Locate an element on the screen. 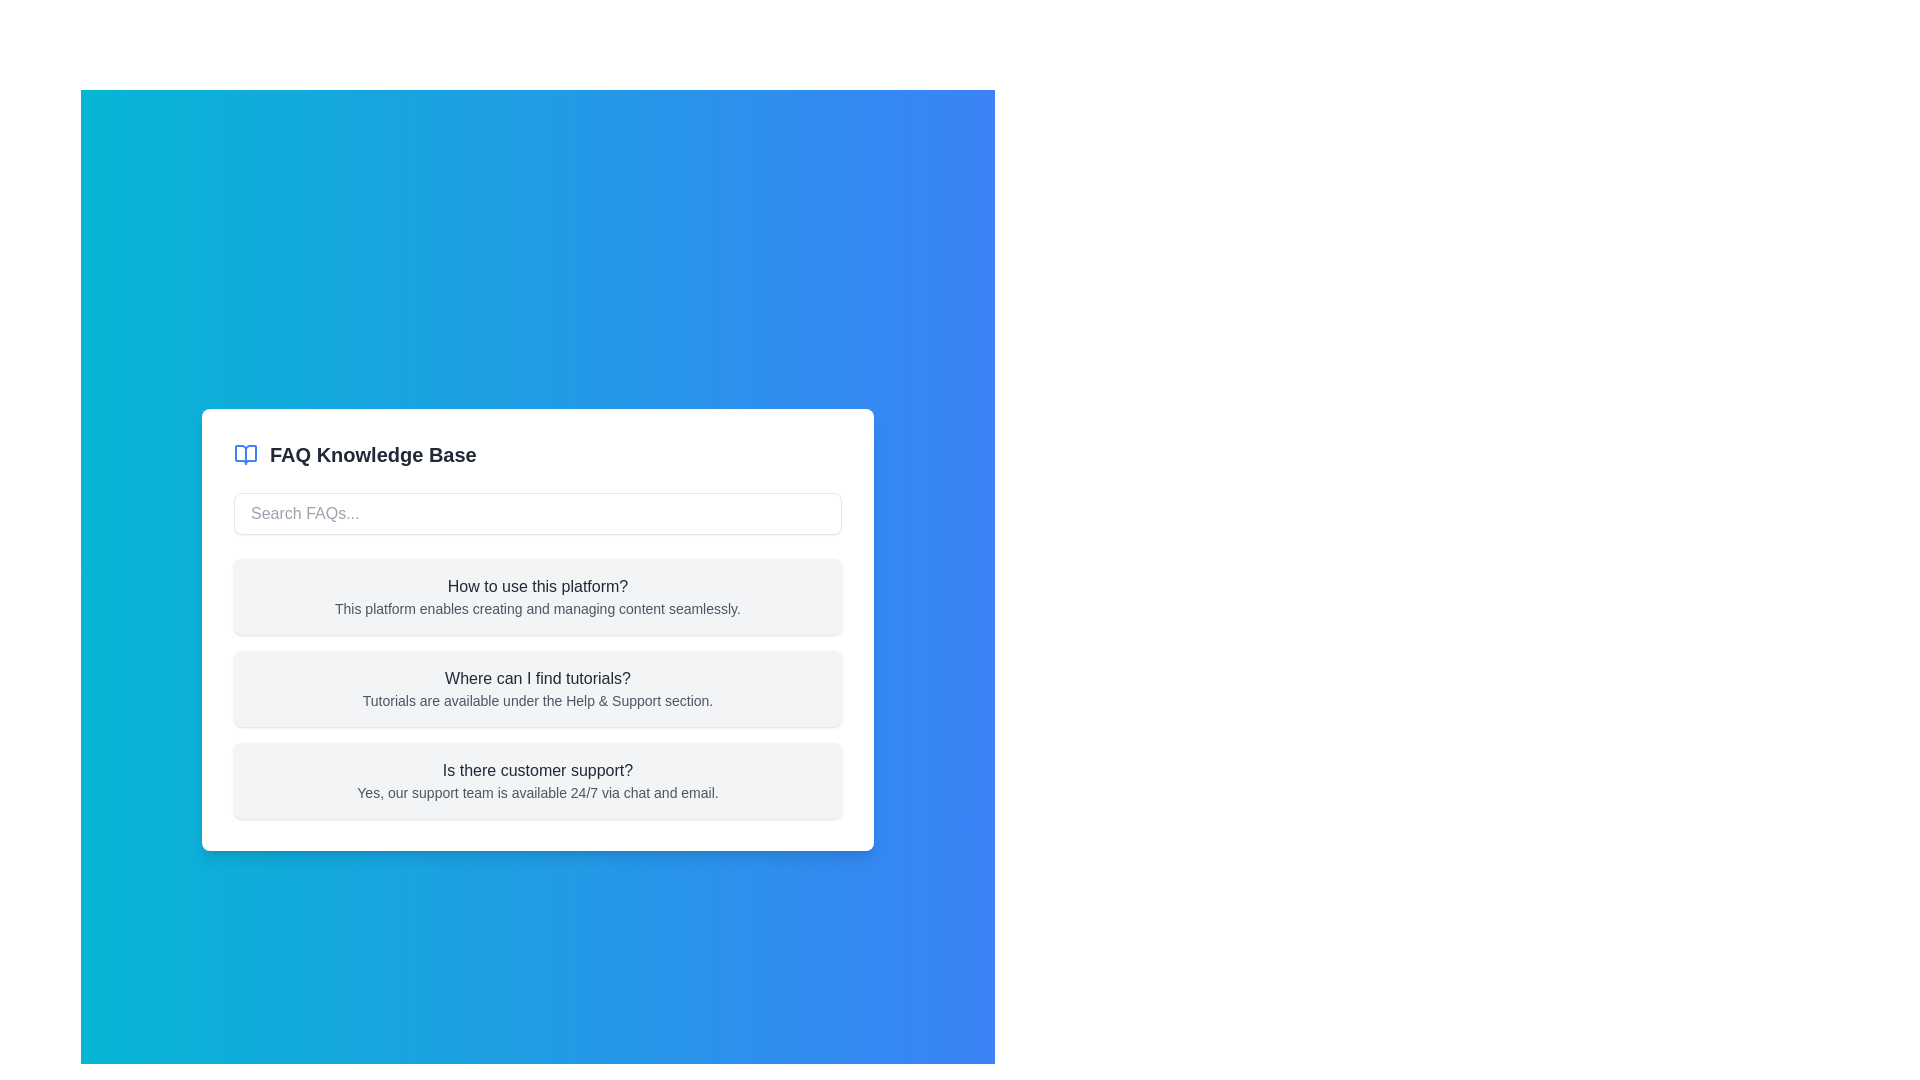 The width and height of the screenshot is (1920, 1080). the FAQ entry that provides the question 'Where can I find tutorials?' is located at coordinates (537, 688).